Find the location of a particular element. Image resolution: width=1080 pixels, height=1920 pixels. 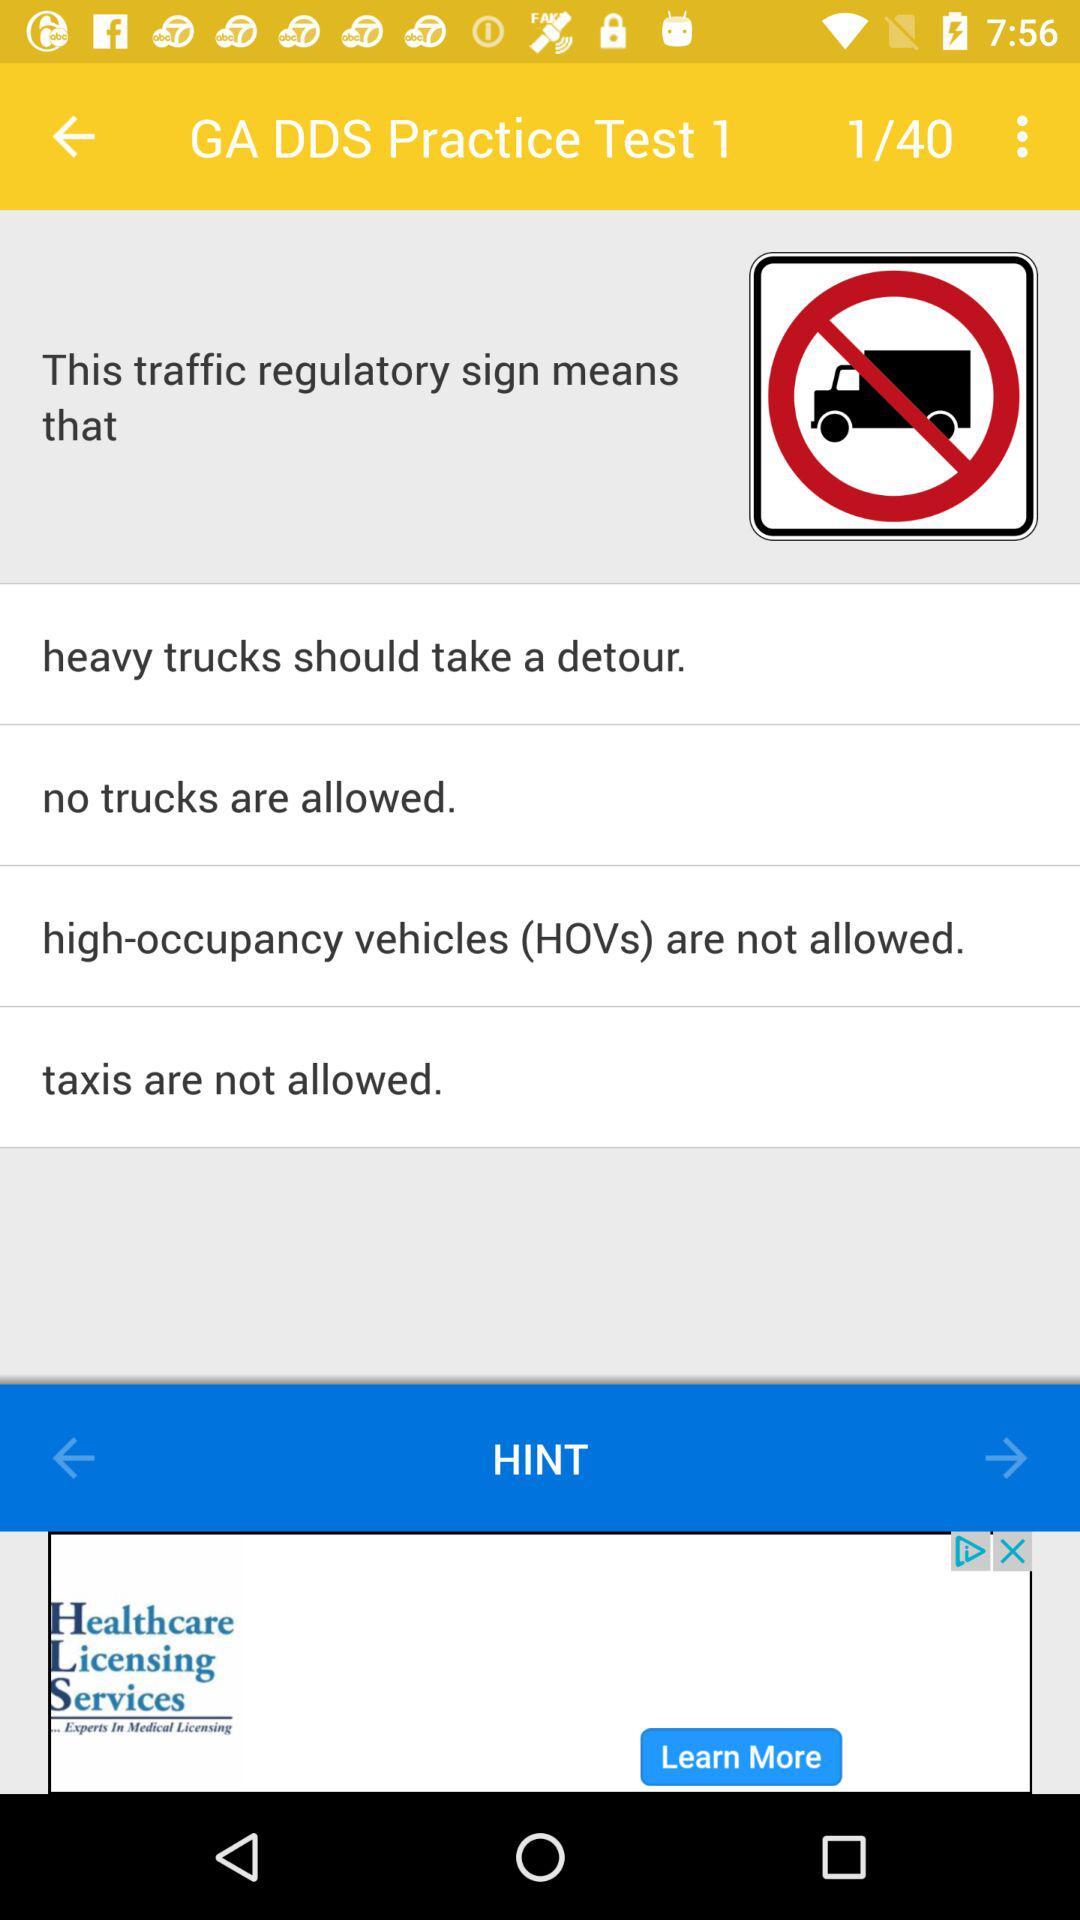

the arrow_forward icon is located at coordinates (1006, 1458).